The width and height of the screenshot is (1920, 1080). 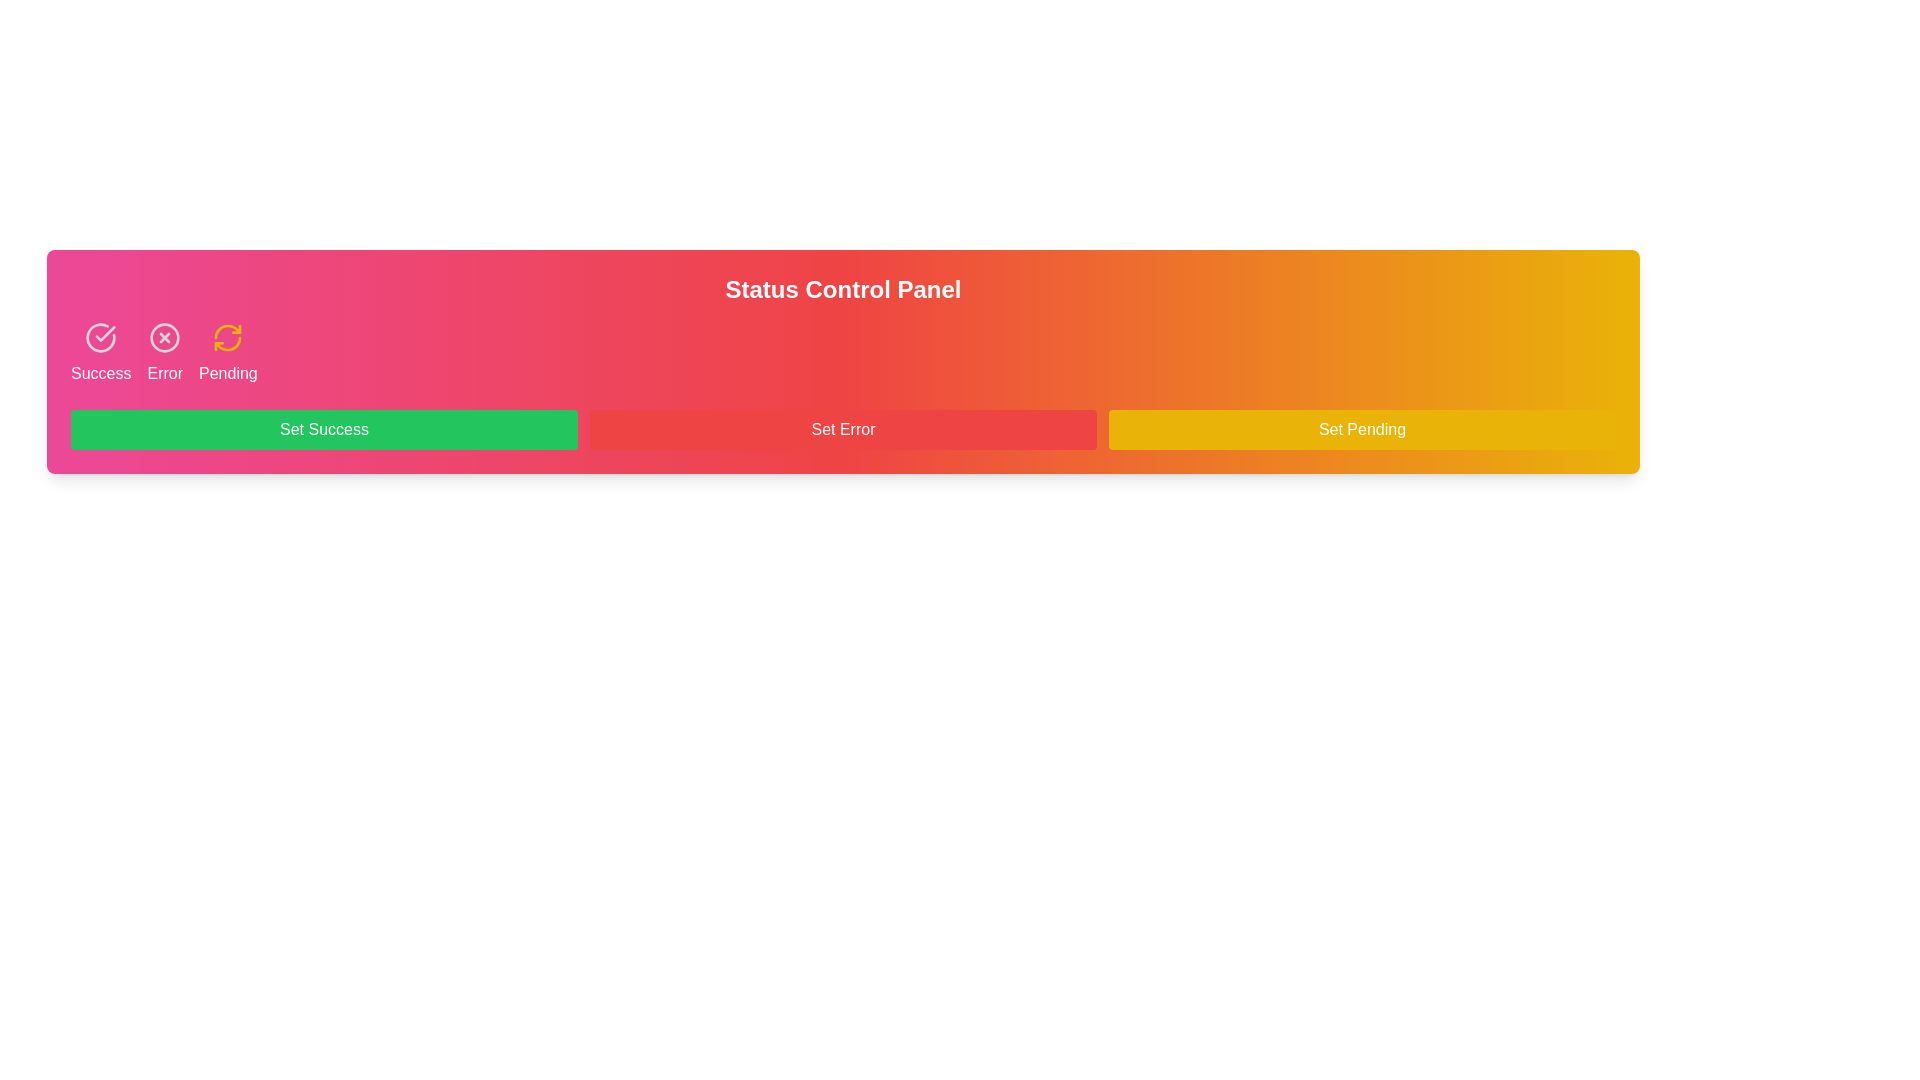 I want to click on the 'Success' text label, which is displayed in white font on a pink background and located below a check mark icon, so click(x=100, y=374).